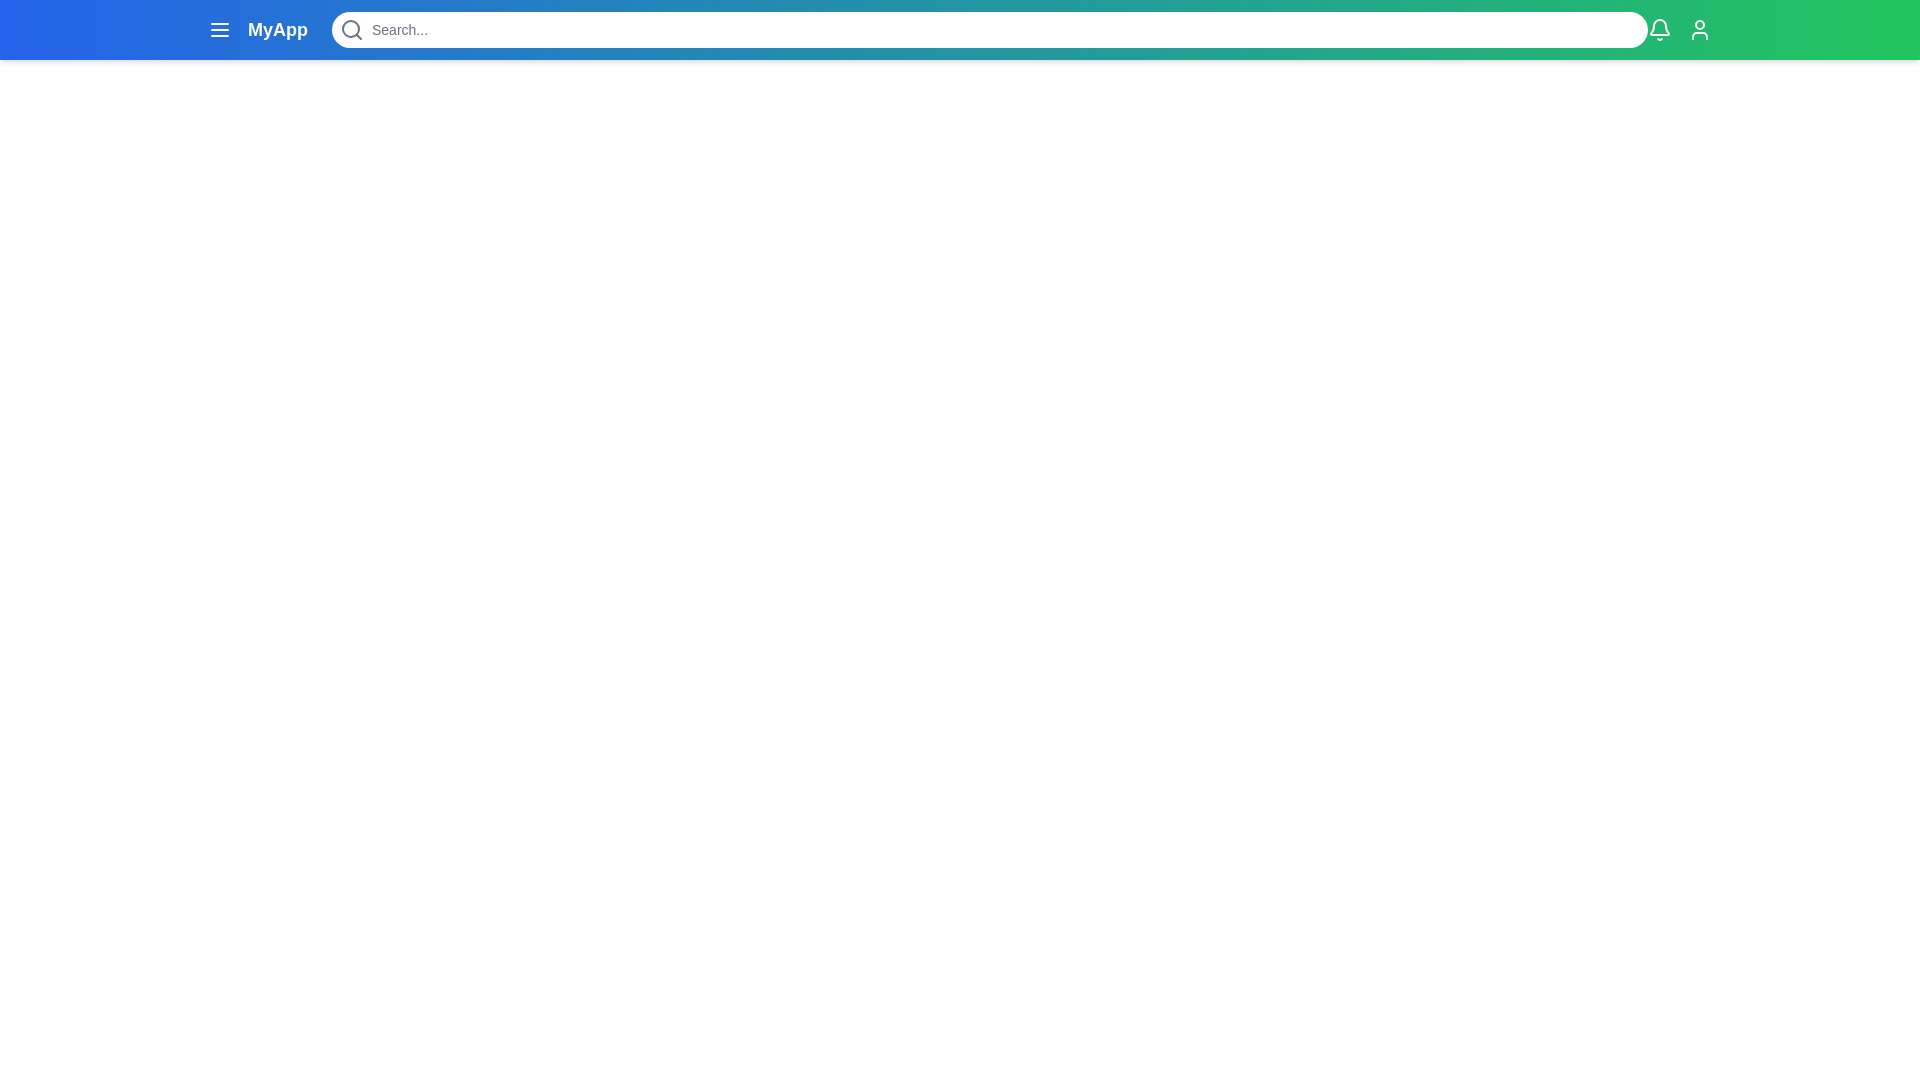  I want to click on the circular vector element that forms part of the search icon located in the top navigation bar, which visually represents the search functionality, so click(350, 29).